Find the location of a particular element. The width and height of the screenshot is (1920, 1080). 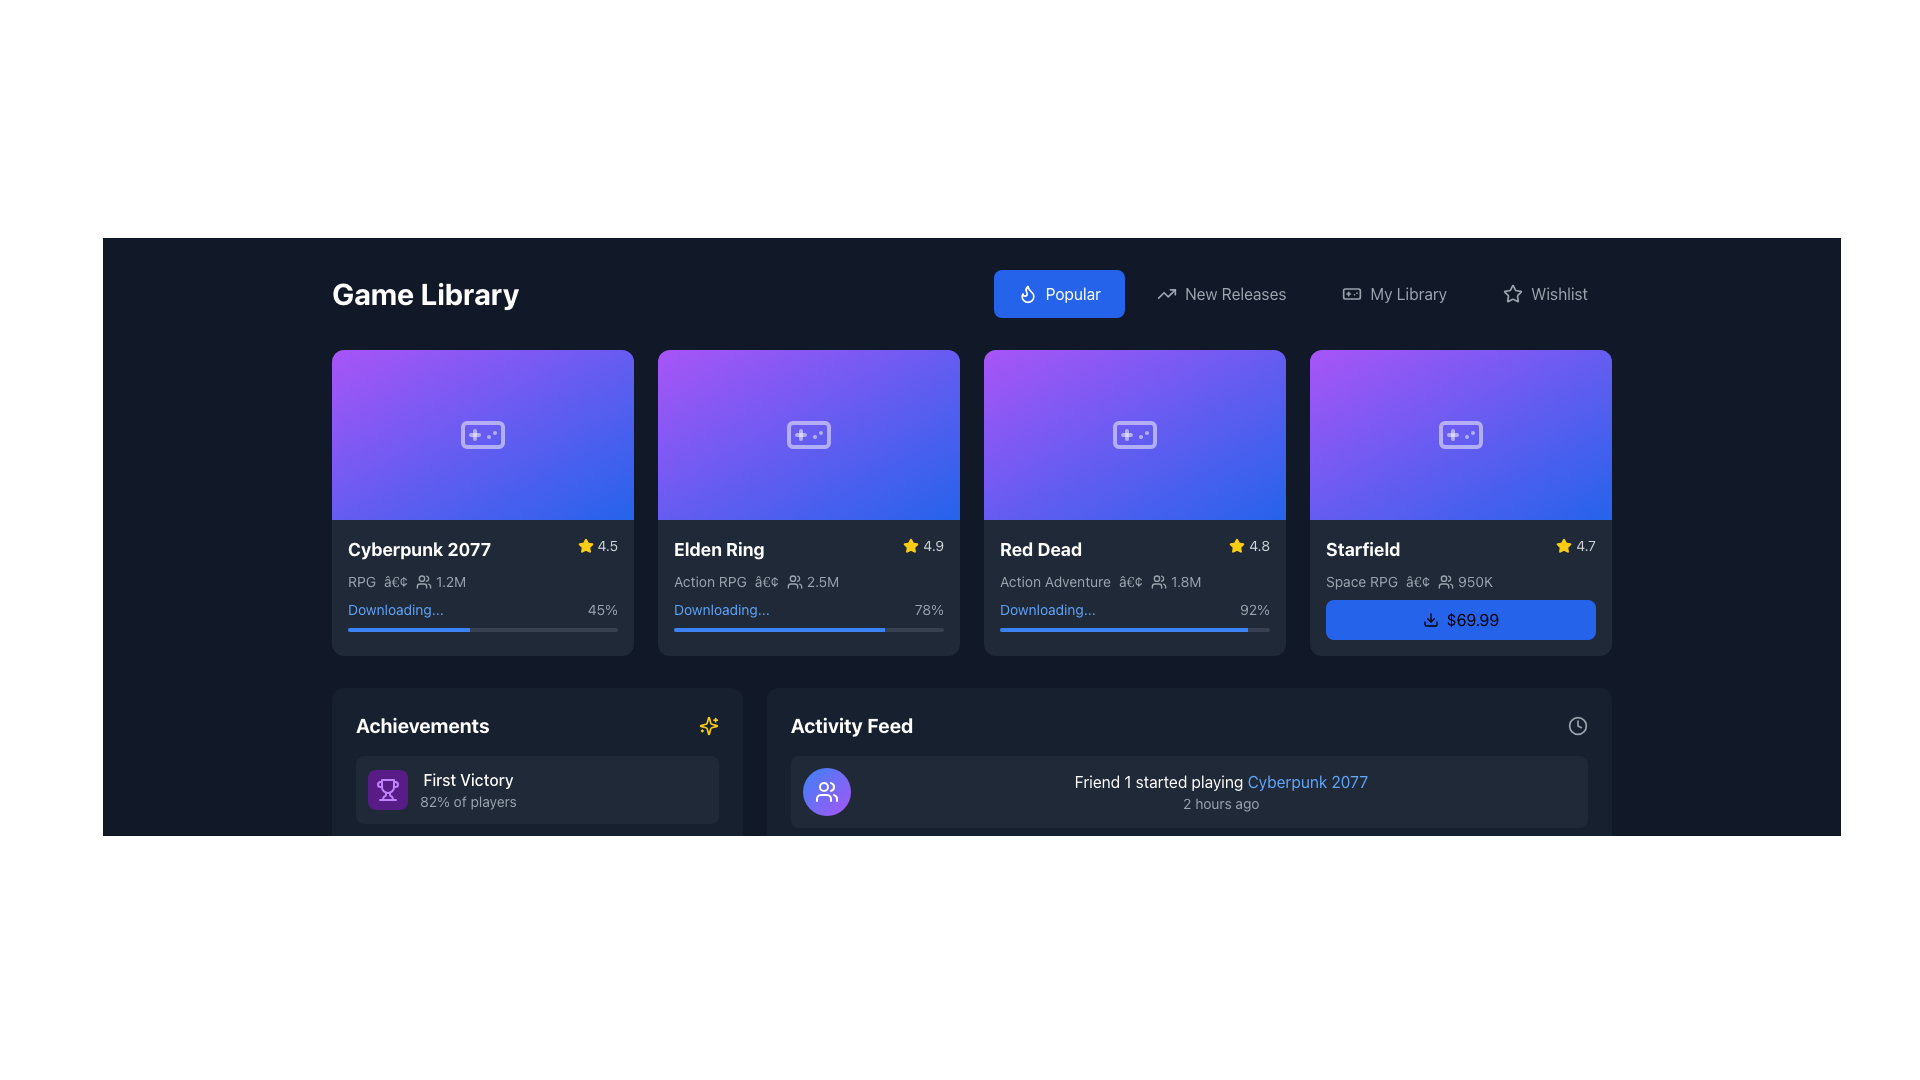

the static text label that displays a friend's gaming activity, located in the 'Activity Feed' section above the timestamp '2 hours ago' is located at coordinates (1220, 780).